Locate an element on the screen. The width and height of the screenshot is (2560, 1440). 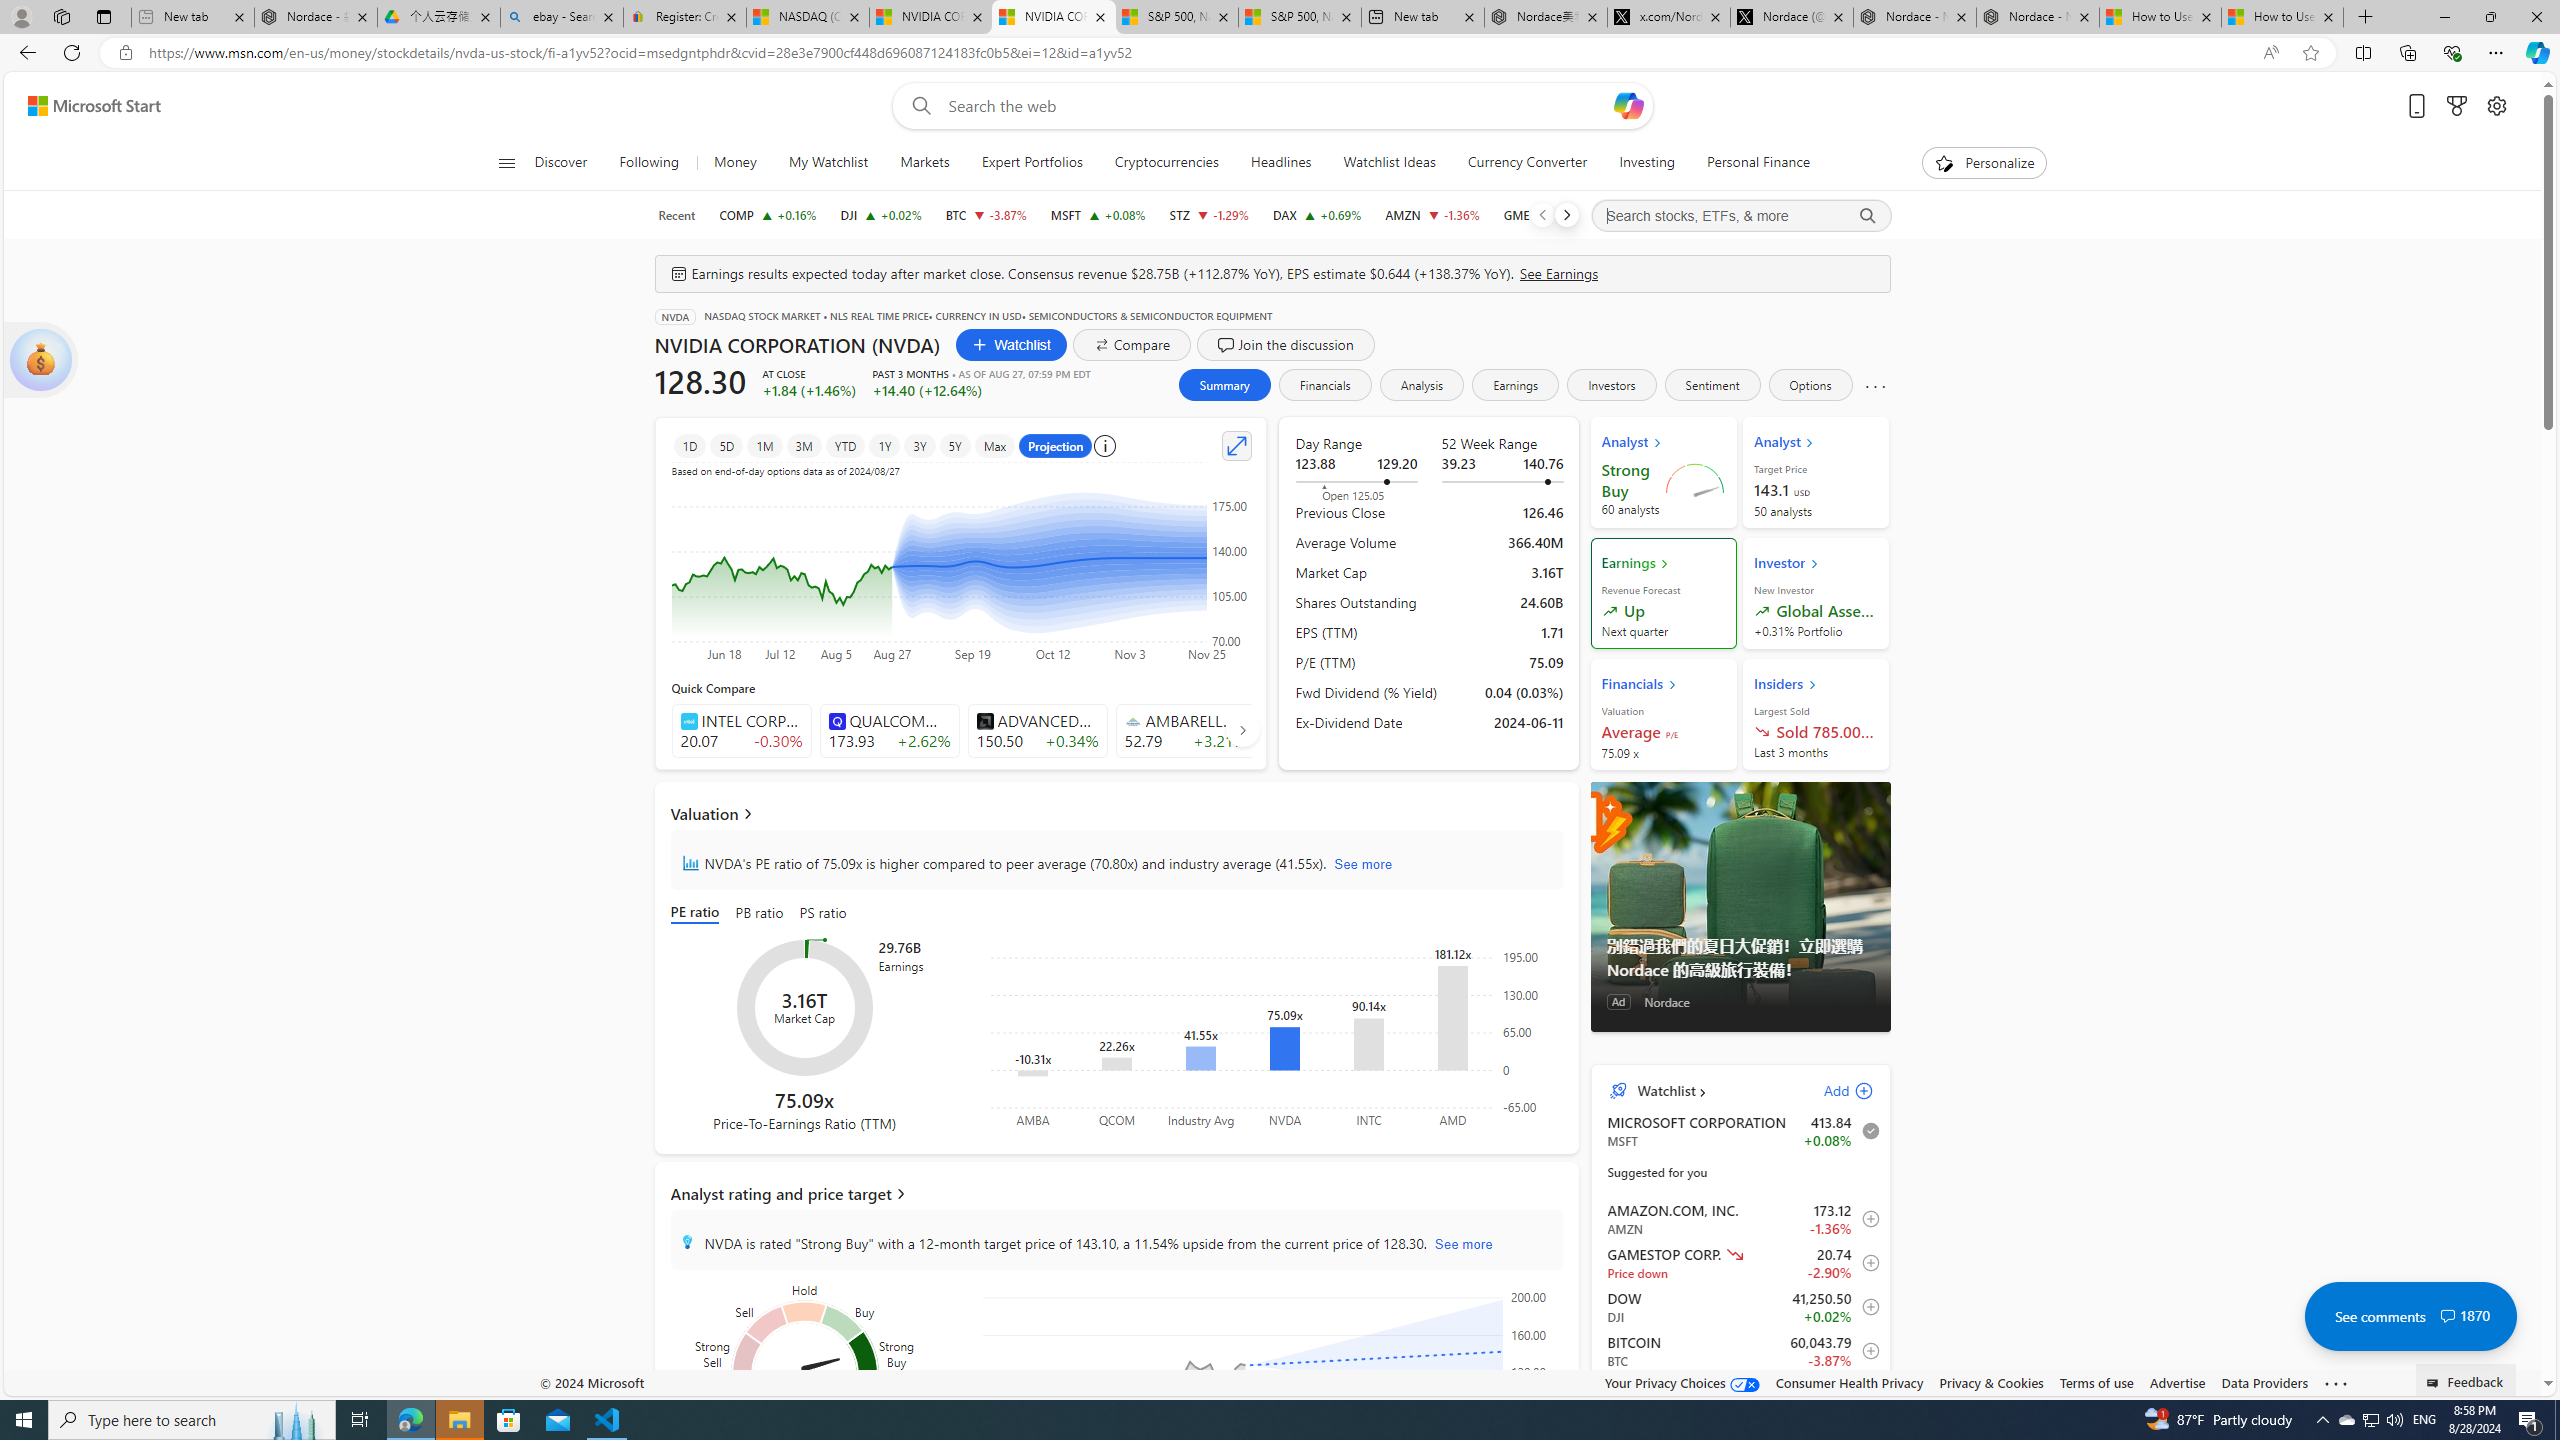
'ETH Ethereum decrease 2,529.56 -87.30 -3.45% item4' is located at coordinates (1740, 1394).